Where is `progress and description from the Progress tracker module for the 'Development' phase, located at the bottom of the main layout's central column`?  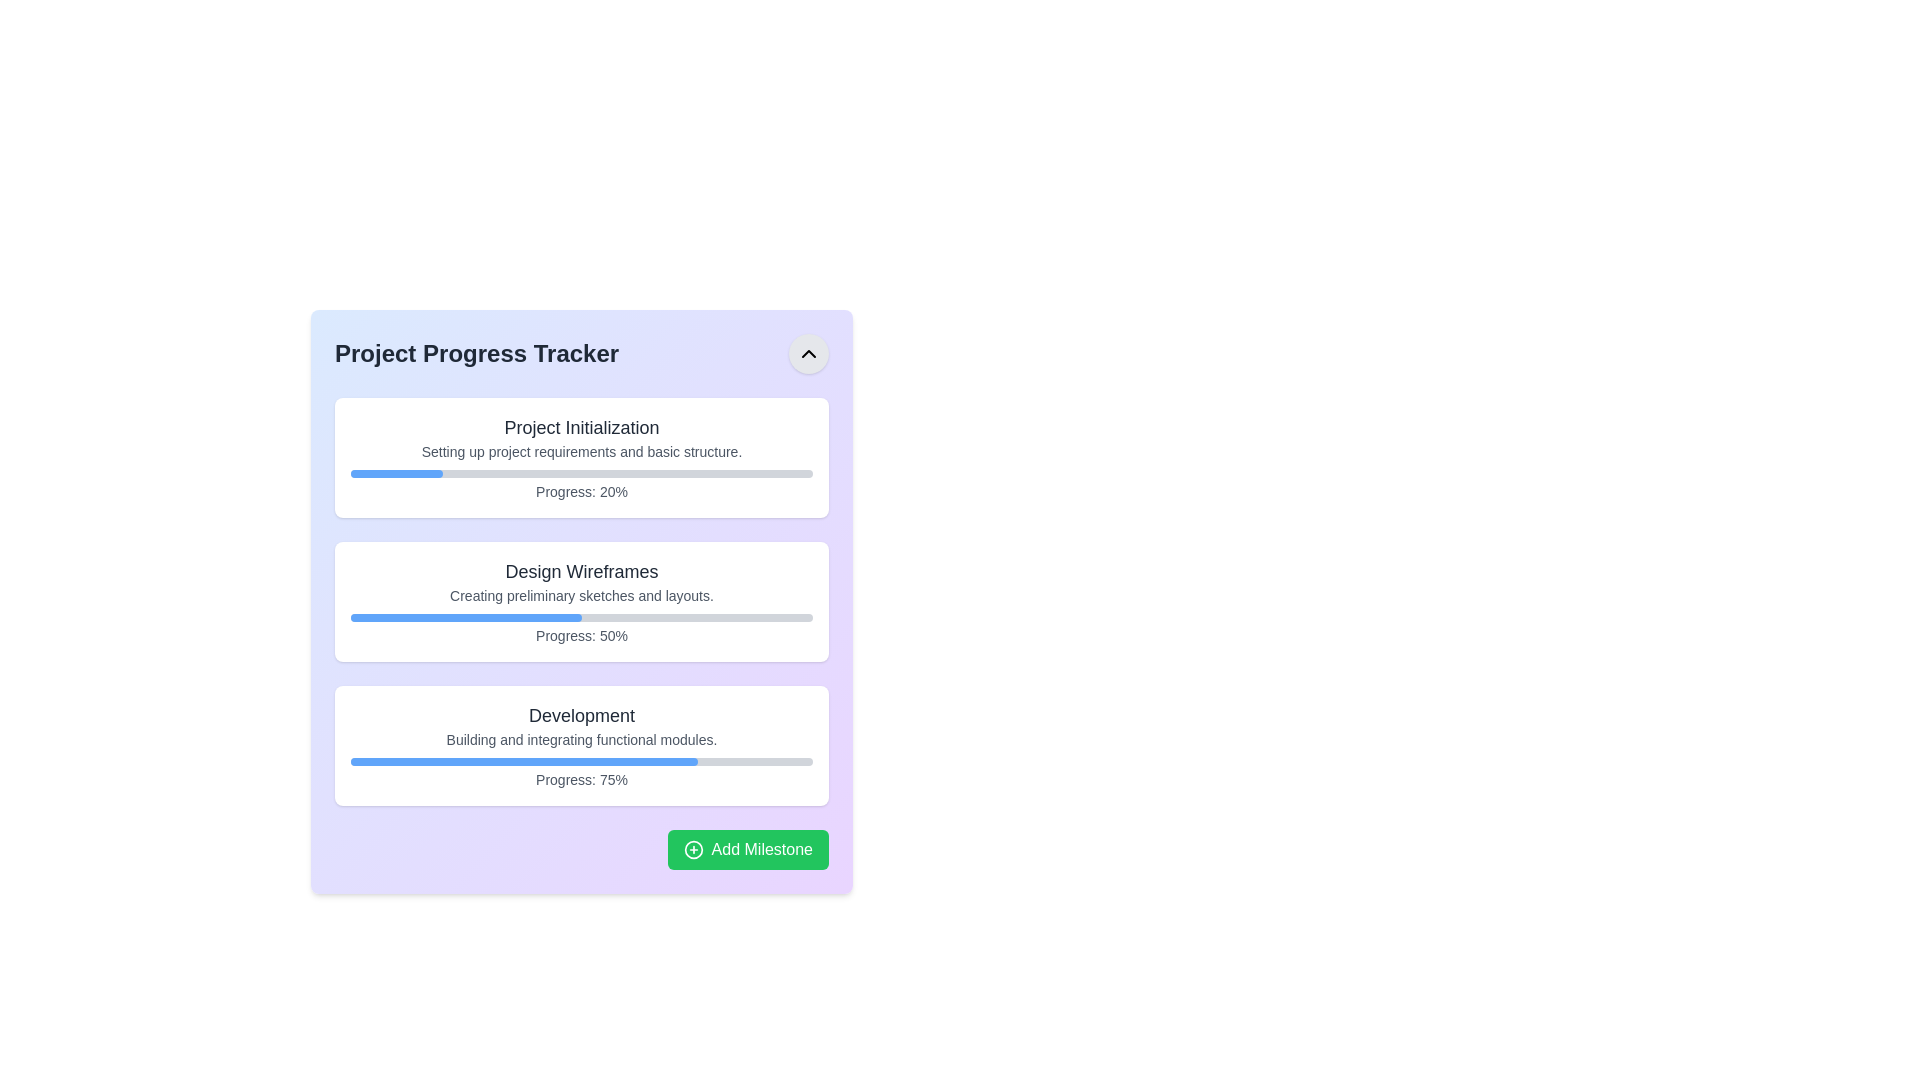
progress and description from the Progress tracker module for the 'Development' phase, located at the bottom of the main layout's central column is located at coordinates (580, 745).